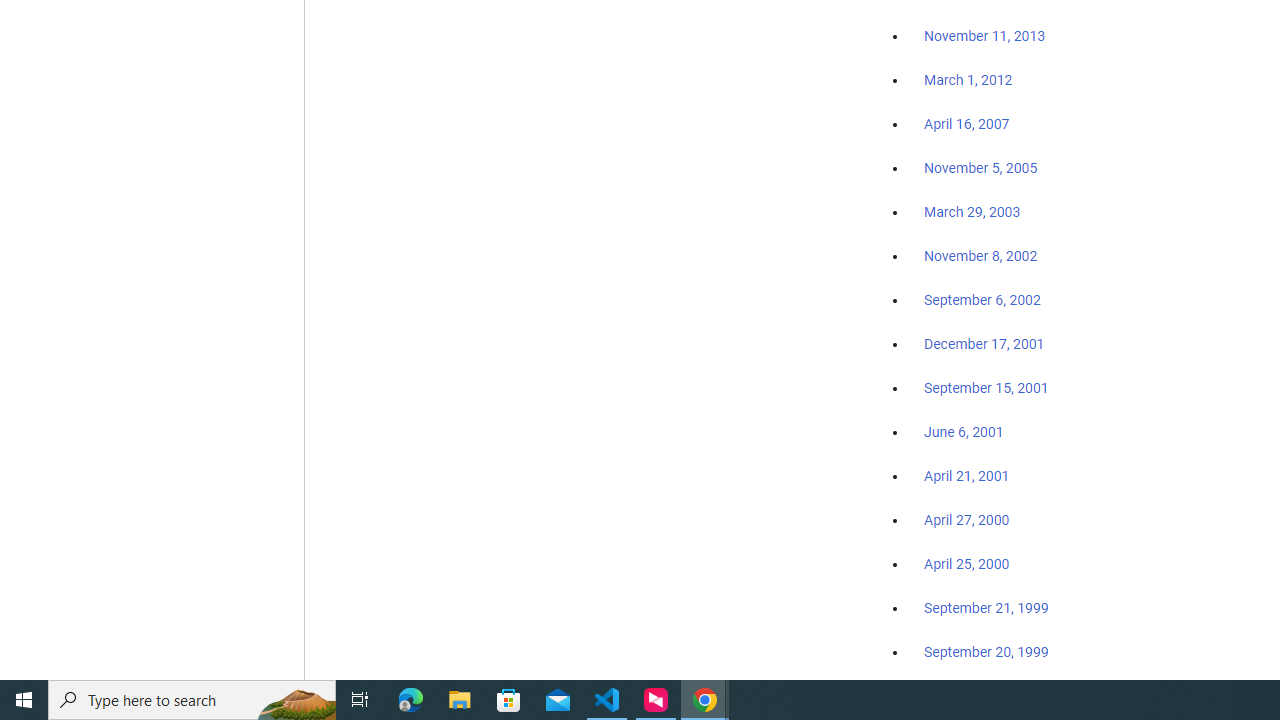 This screenshot has width=1280, height=720. What do you see at coordinates (986, 607) in the screenshot?
I see `'September 21, 1999'` at bounding box center [986, 607].